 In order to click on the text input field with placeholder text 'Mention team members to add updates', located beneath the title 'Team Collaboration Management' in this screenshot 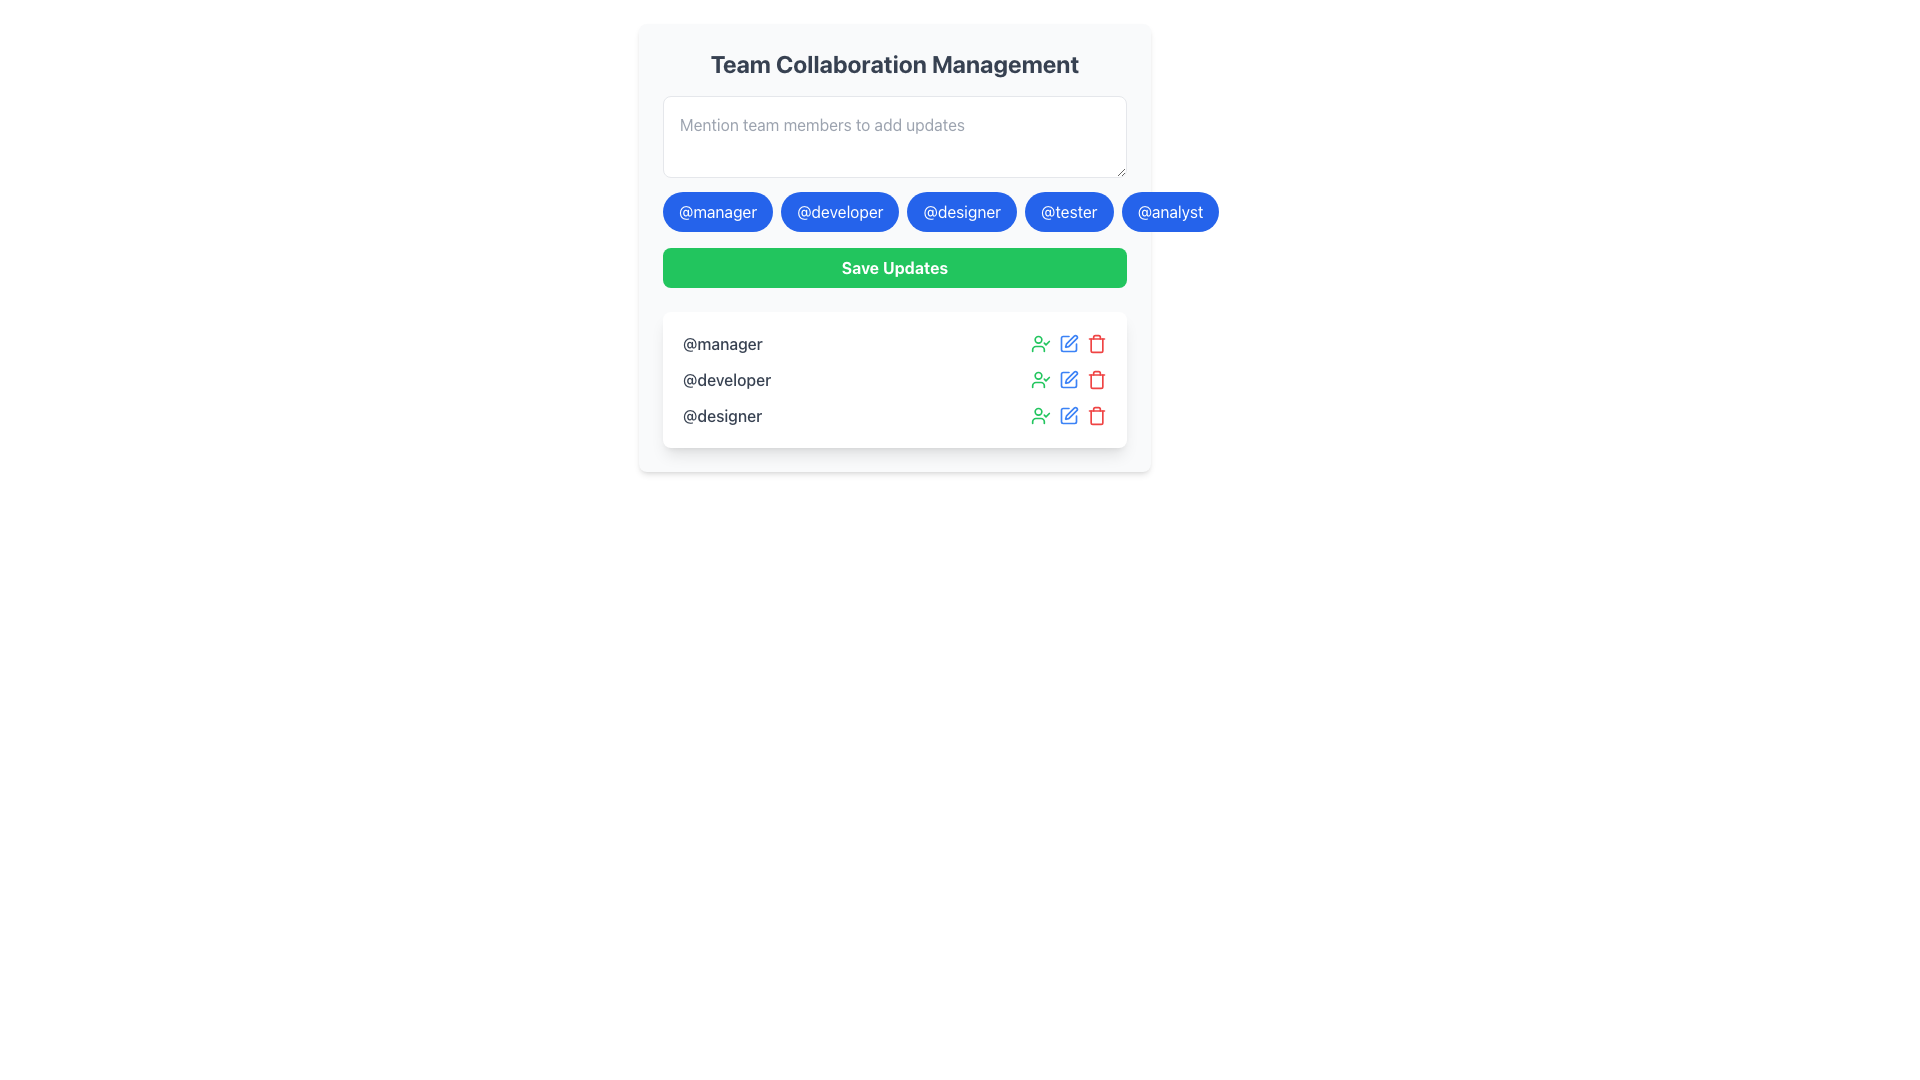, I will do `click(893, 136)`.